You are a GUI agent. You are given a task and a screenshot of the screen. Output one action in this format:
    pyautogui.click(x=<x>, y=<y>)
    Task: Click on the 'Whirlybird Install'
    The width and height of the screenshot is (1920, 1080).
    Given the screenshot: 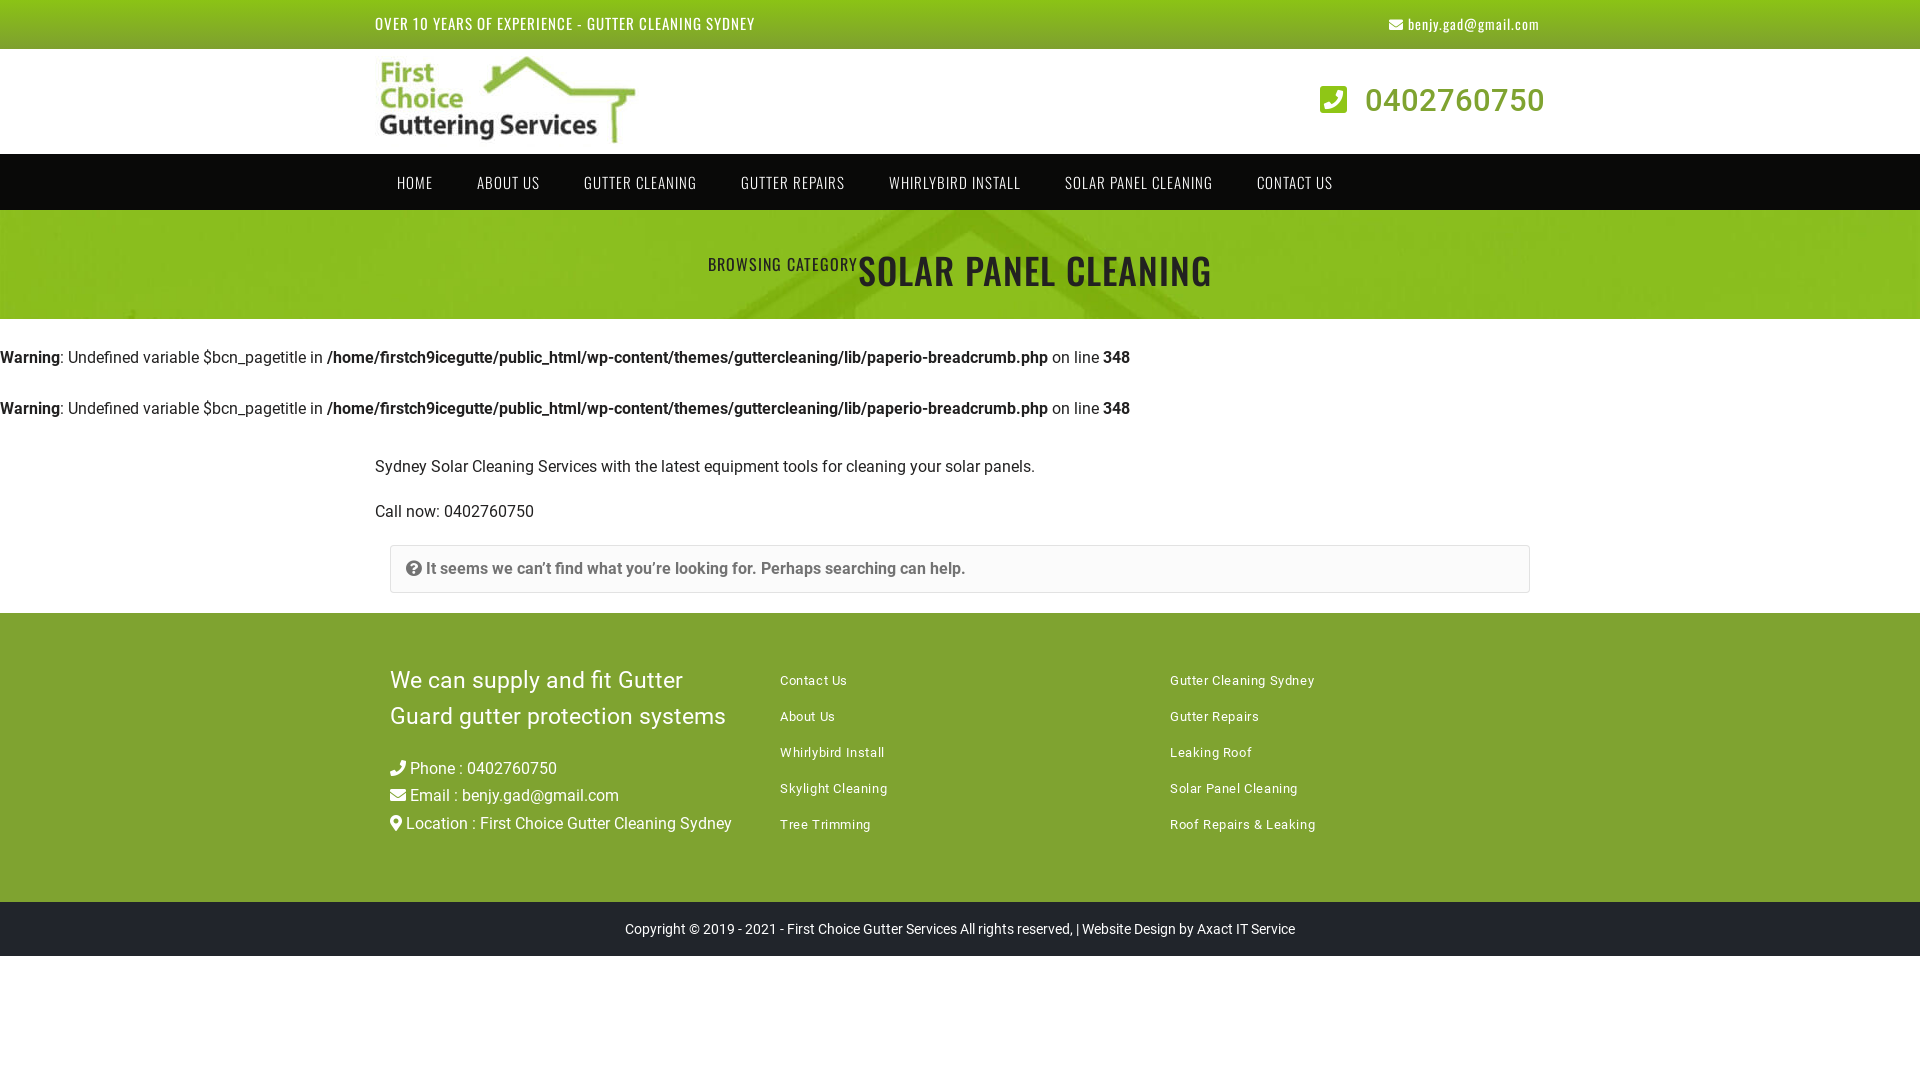 What is the action you would take?
    pyautogui.click(x=832, y=752)
    